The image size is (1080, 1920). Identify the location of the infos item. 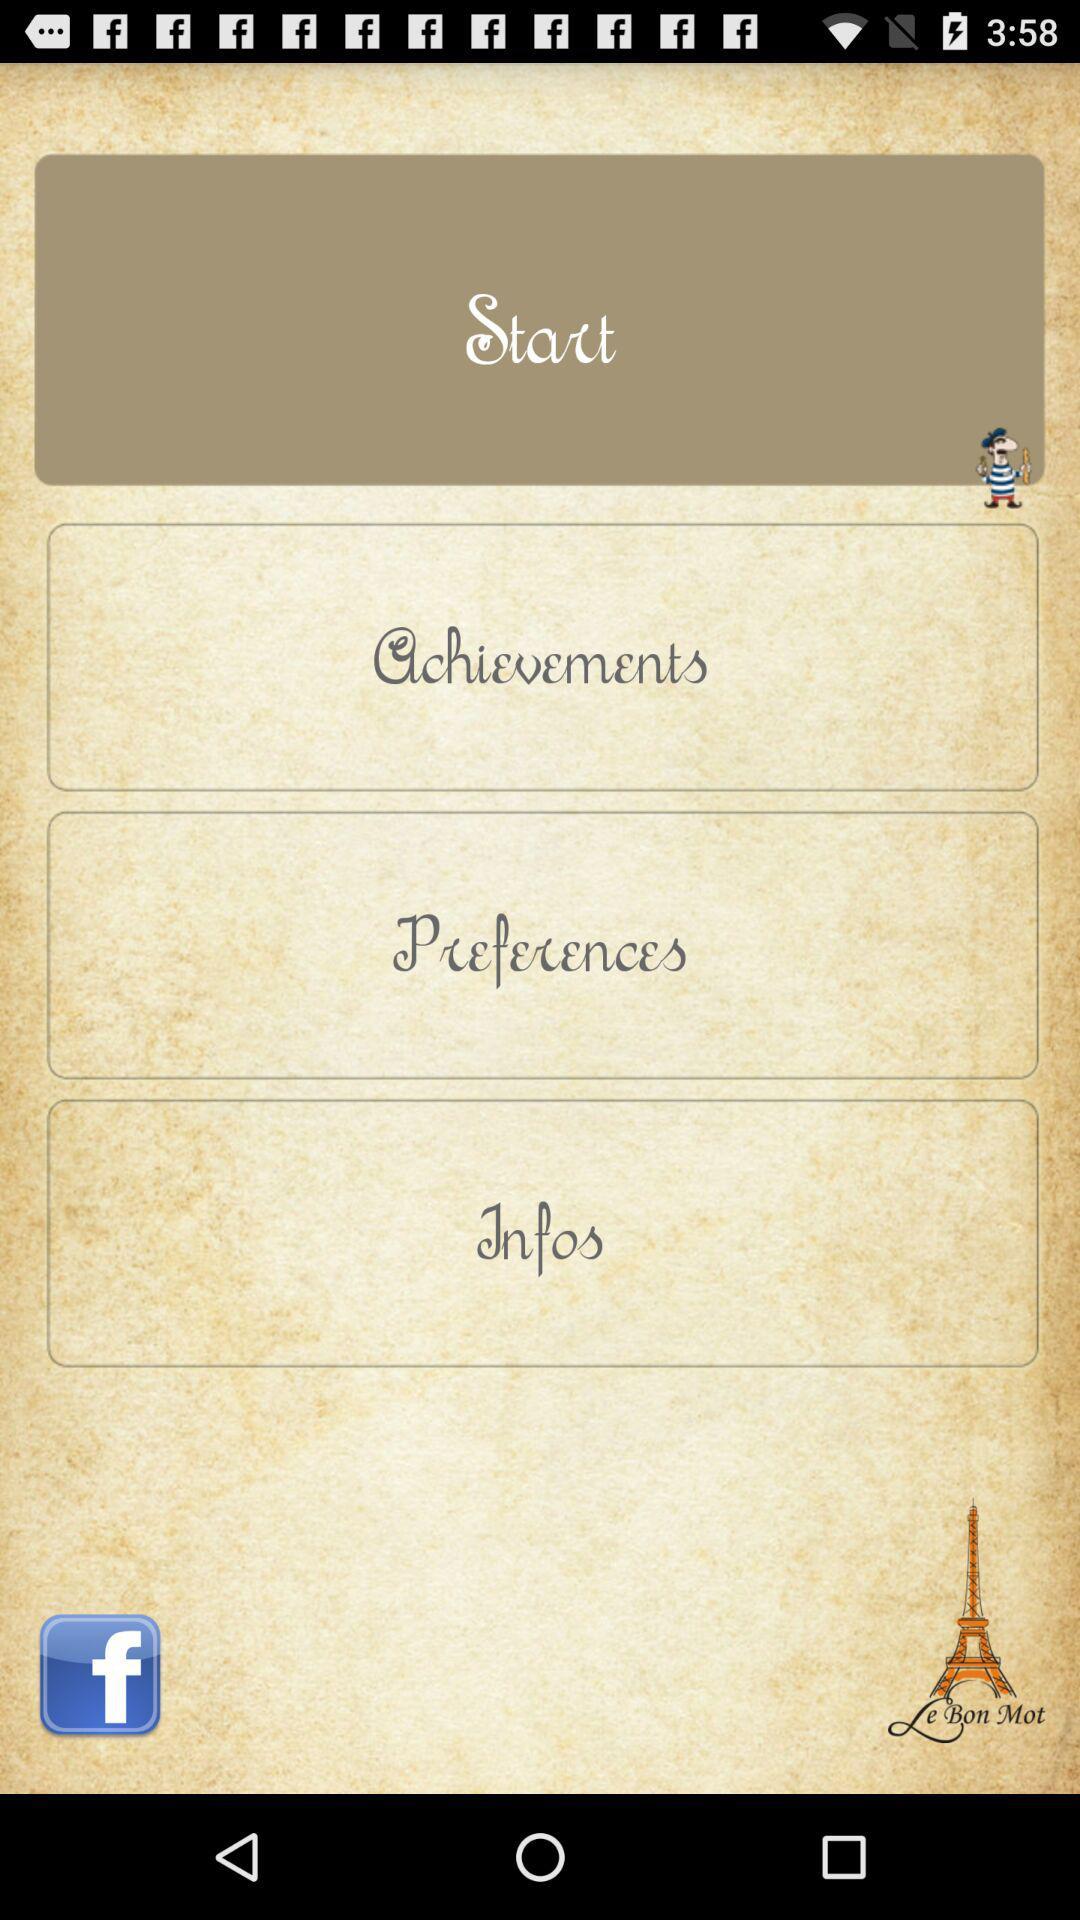
(540, 1231).